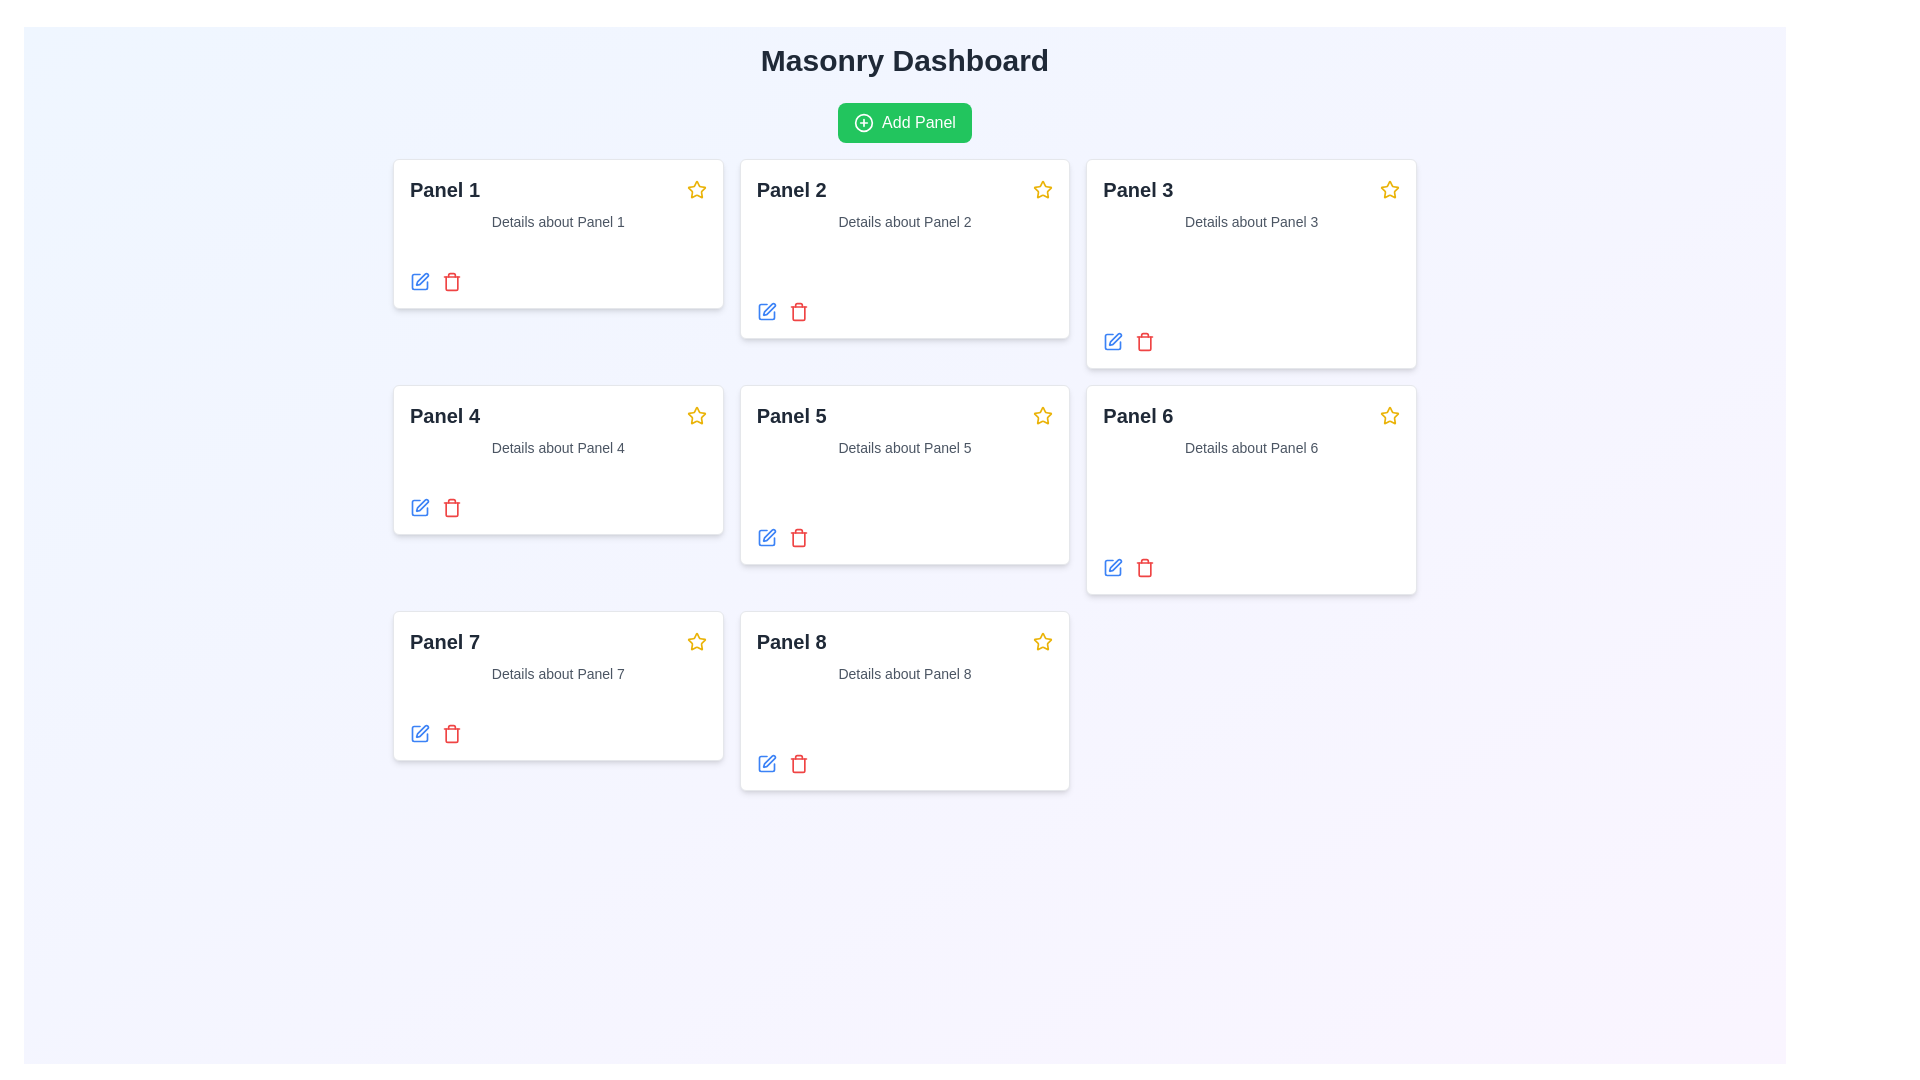  I want to click on the heading text for 'Panel 4' which identifies its content and provides a label for user recognition, located in the upper-left region of the card, so click(444, 415).